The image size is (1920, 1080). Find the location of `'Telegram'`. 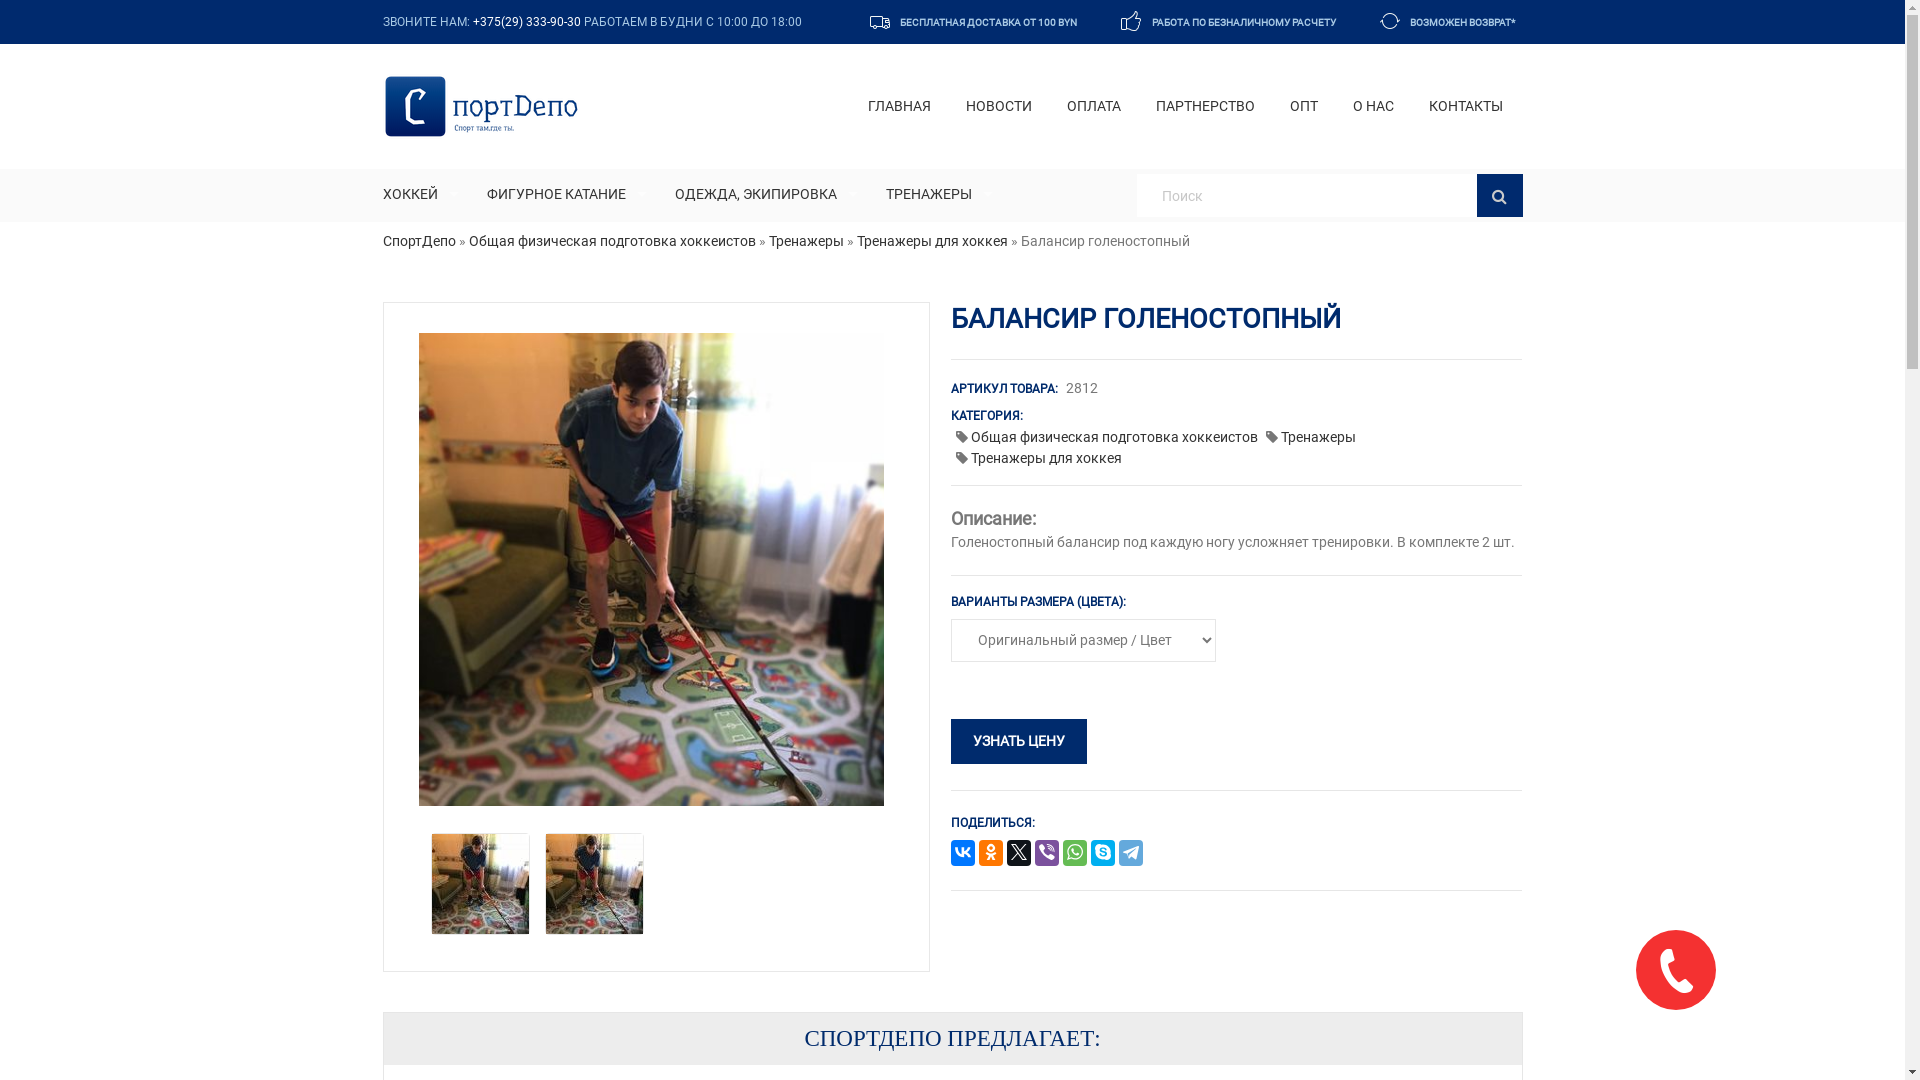

'Telegram' is located at coordinates (1131, 853).